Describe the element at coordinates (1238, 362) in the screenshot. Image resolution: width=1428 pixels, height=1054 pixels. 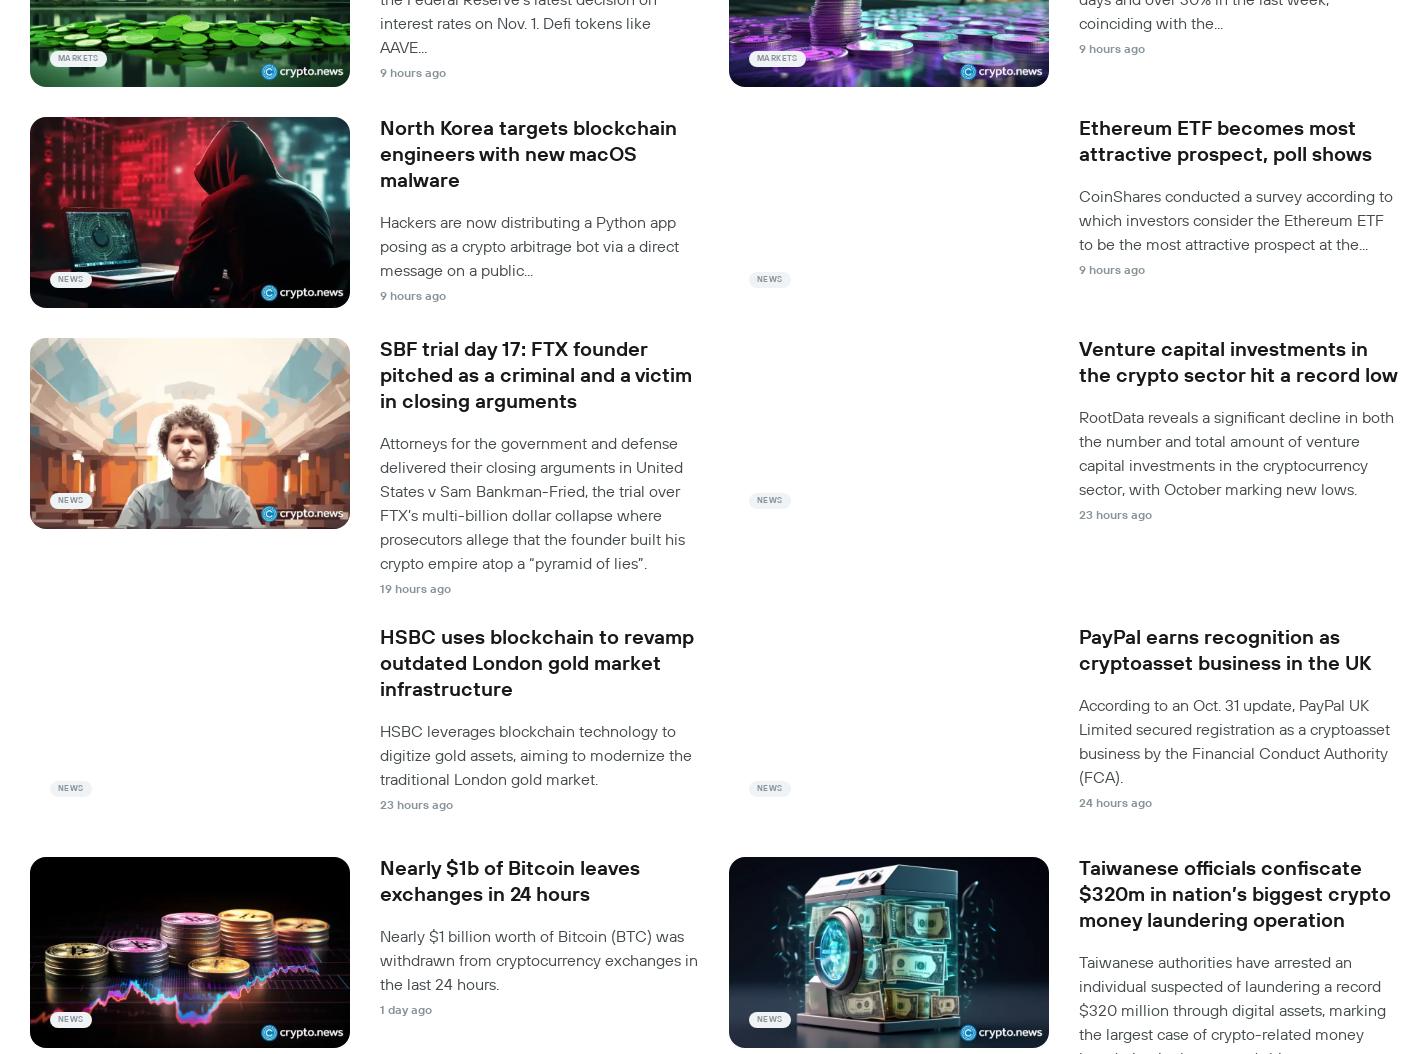
I see `'Venture capital investments in the crypto sector hit a record low'` at that location.